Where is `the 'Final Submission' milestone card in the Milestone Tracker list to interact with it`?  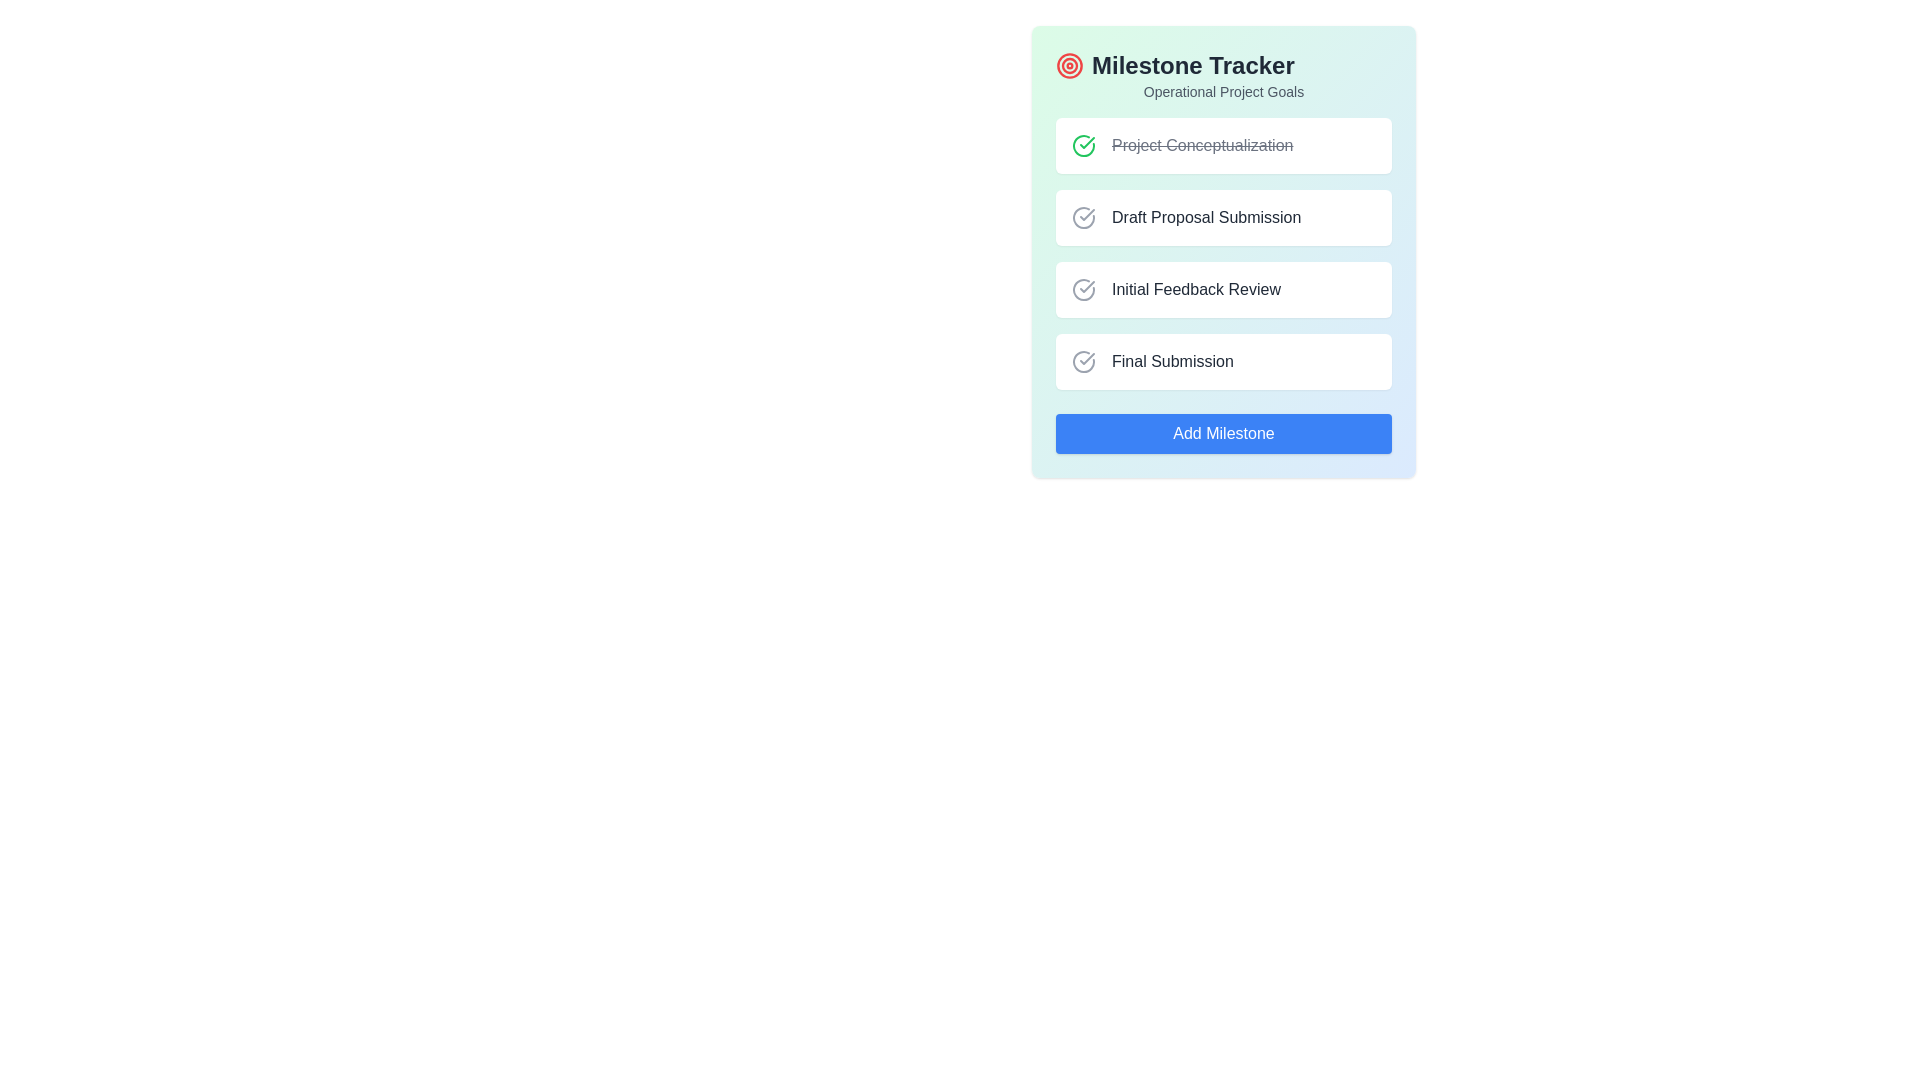 the 'Final Submission' milestone card in the Milestone Tracker list to interact with it is located at coordinates (1223, 362).